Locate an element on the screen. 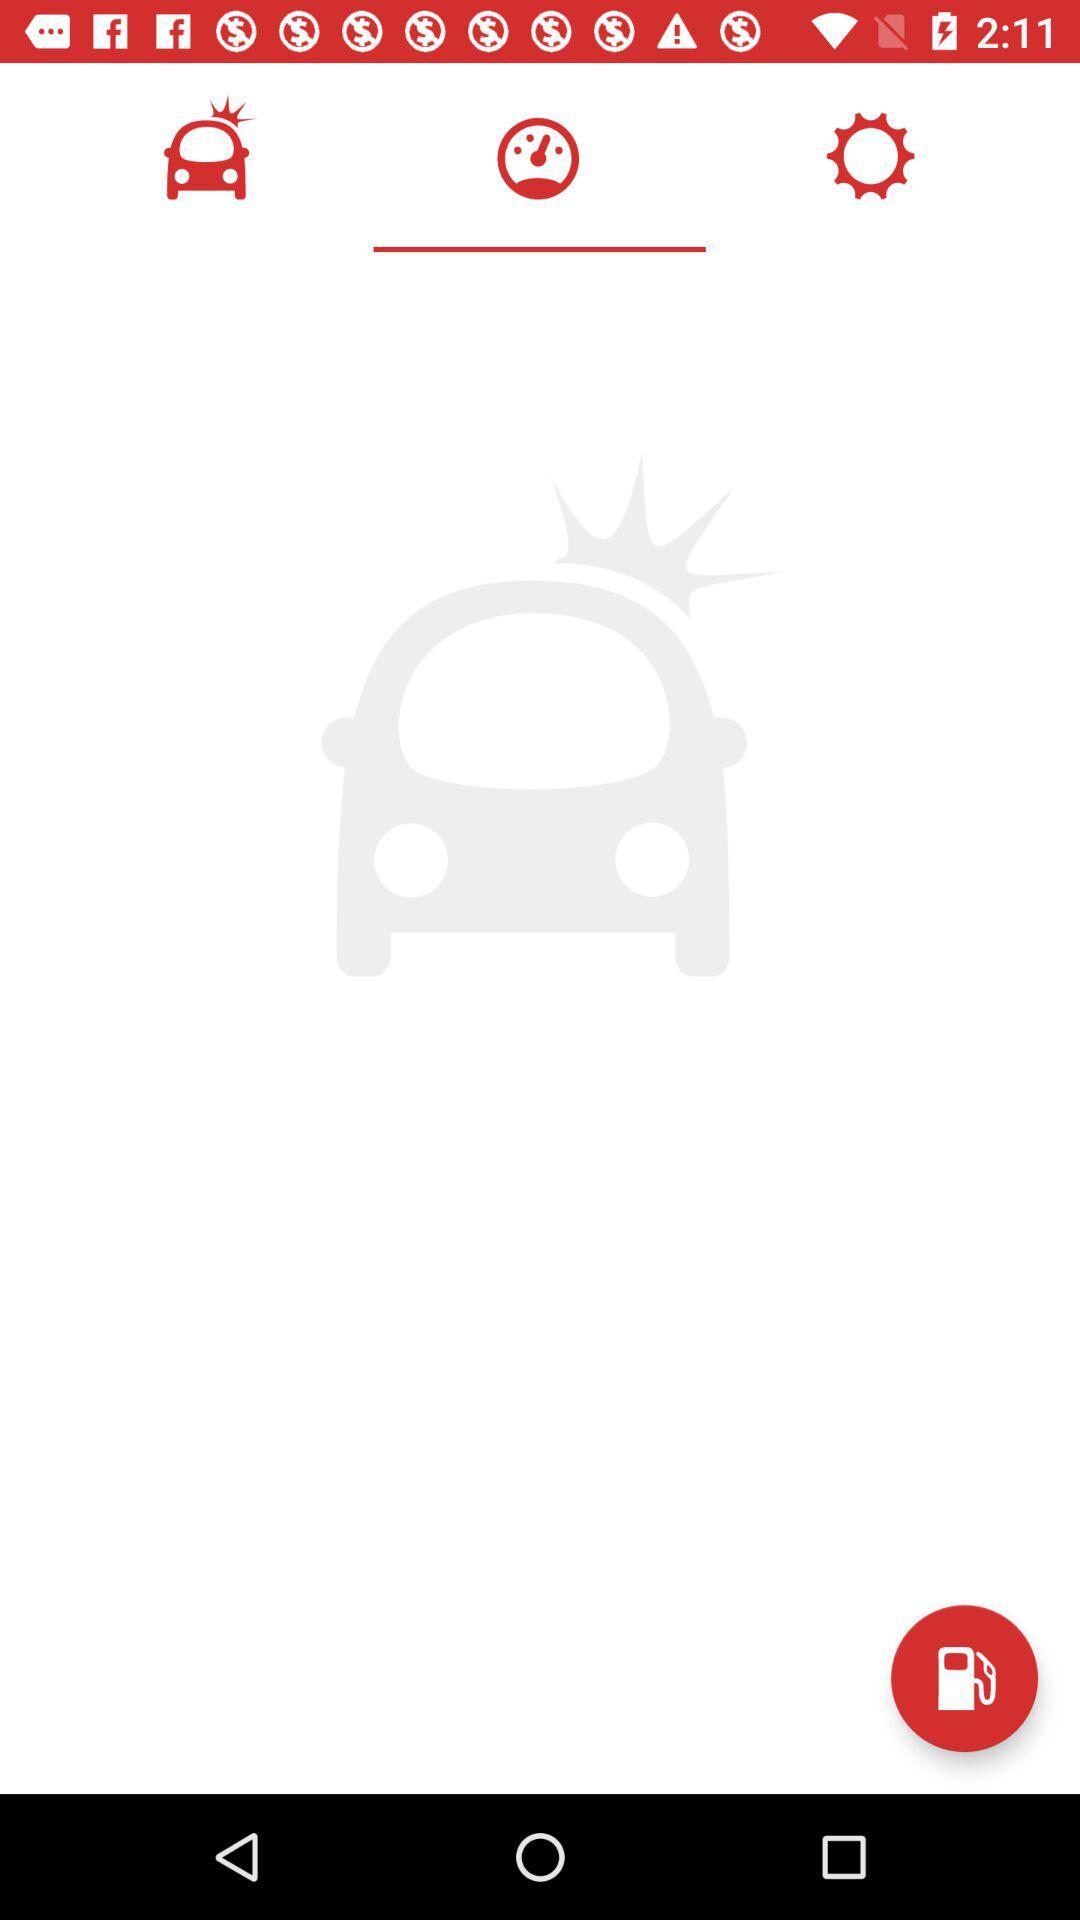 This screenshot has height=1920, width=1080. the save icon is located at coordinates (963, 1678).